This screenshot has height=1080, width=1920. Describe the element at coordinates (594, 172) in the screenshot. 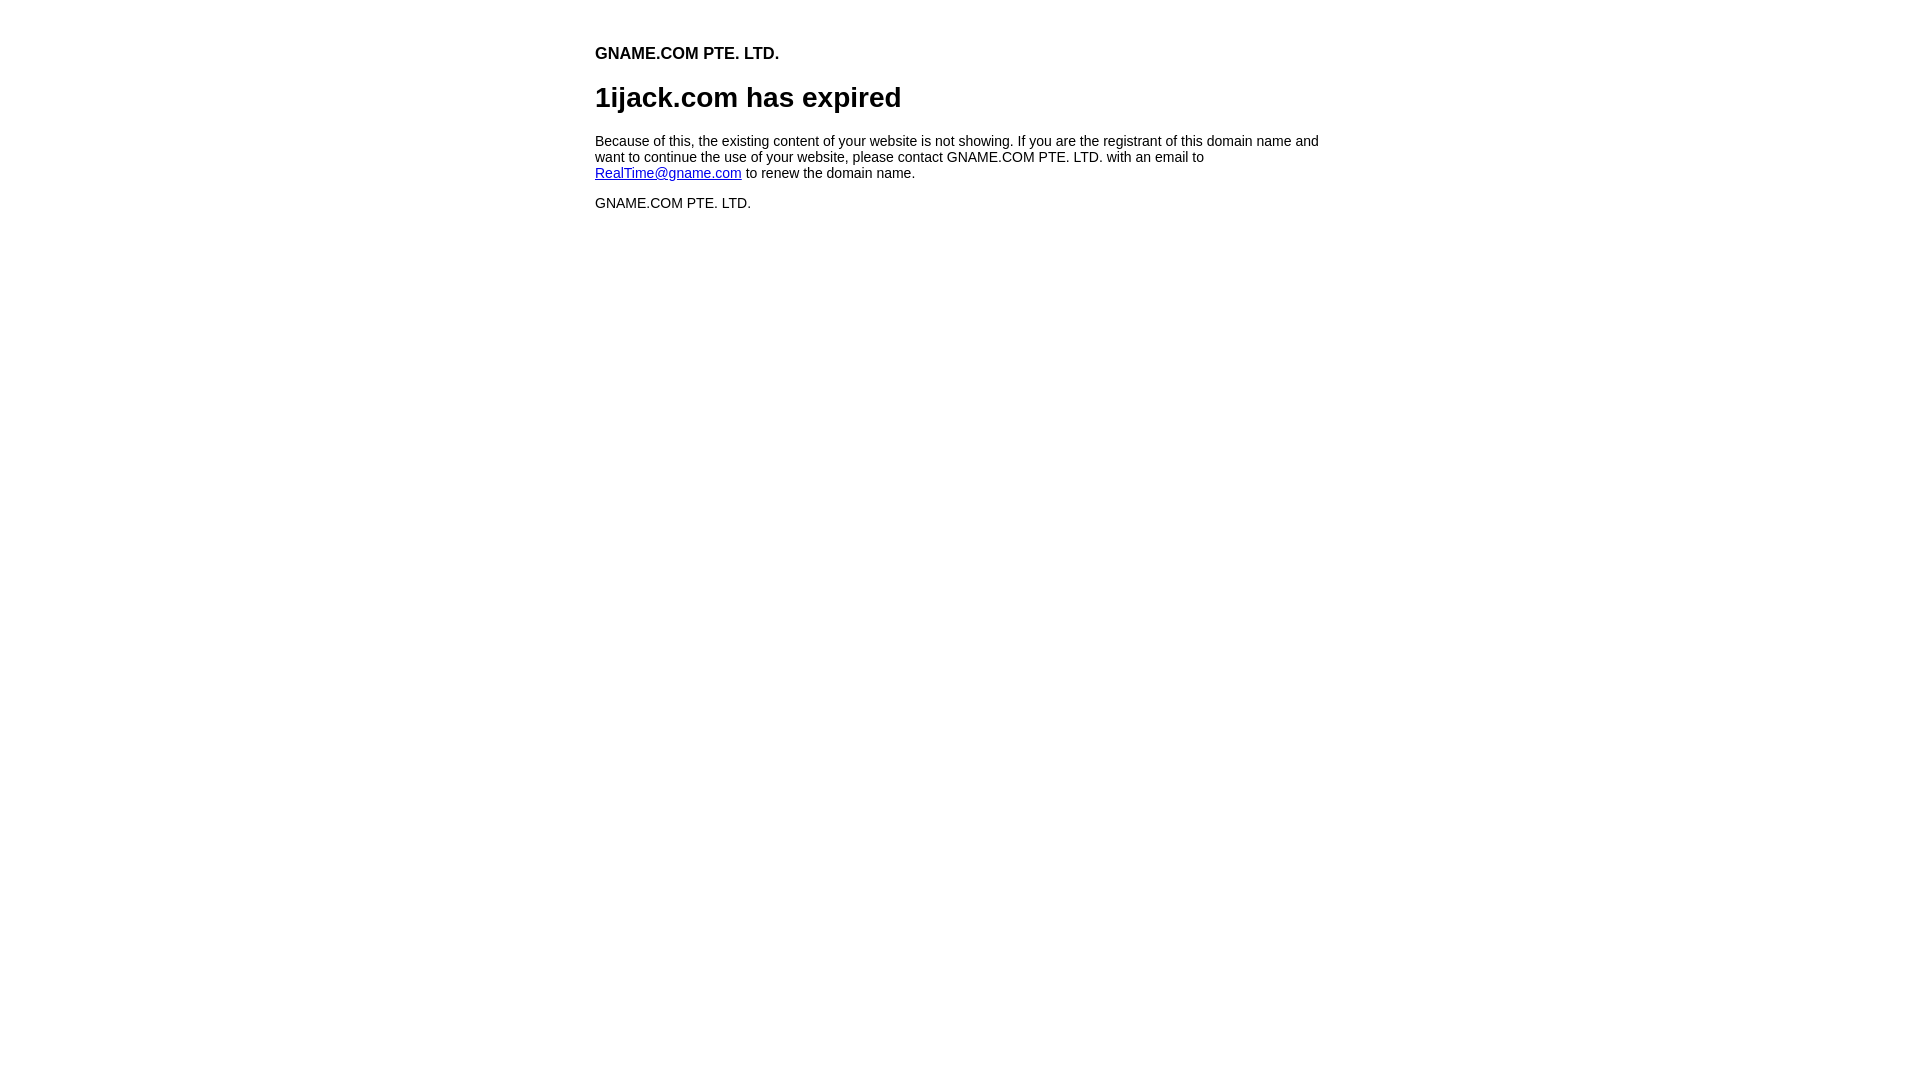

I see `'RealTime@gname.com'` at that location.